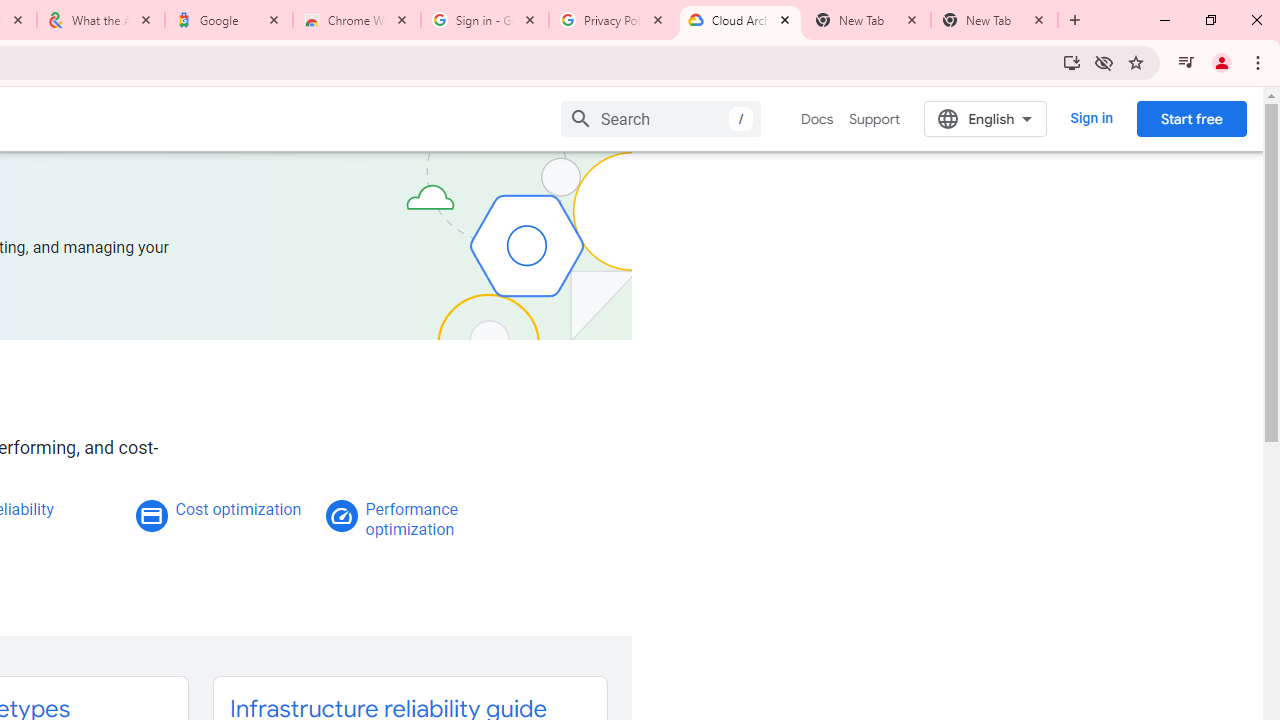  Describe the element at coordinates (1071, 61) in the screenshot. I see `'Install Google Cloud'` at that location.